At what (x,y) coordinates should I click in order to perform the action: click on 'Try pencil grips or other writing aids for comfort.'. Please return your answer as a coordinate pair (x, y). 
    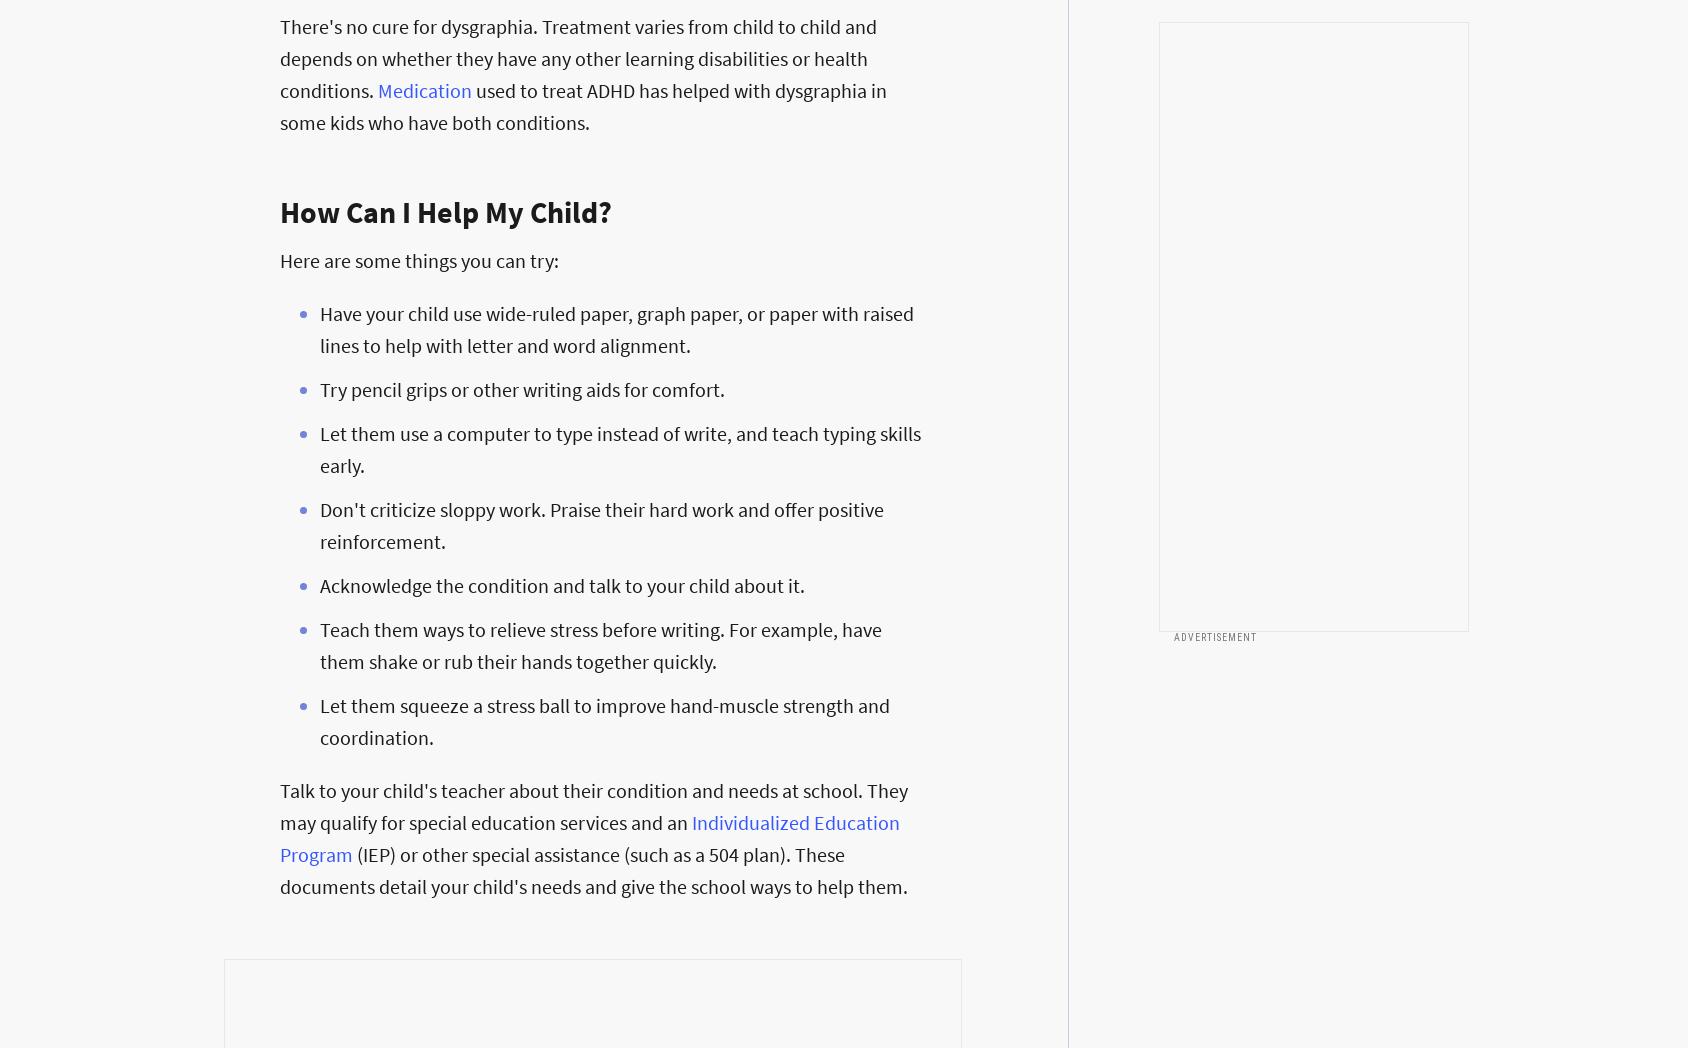
    Looking at the image, I should click on (521, 388).